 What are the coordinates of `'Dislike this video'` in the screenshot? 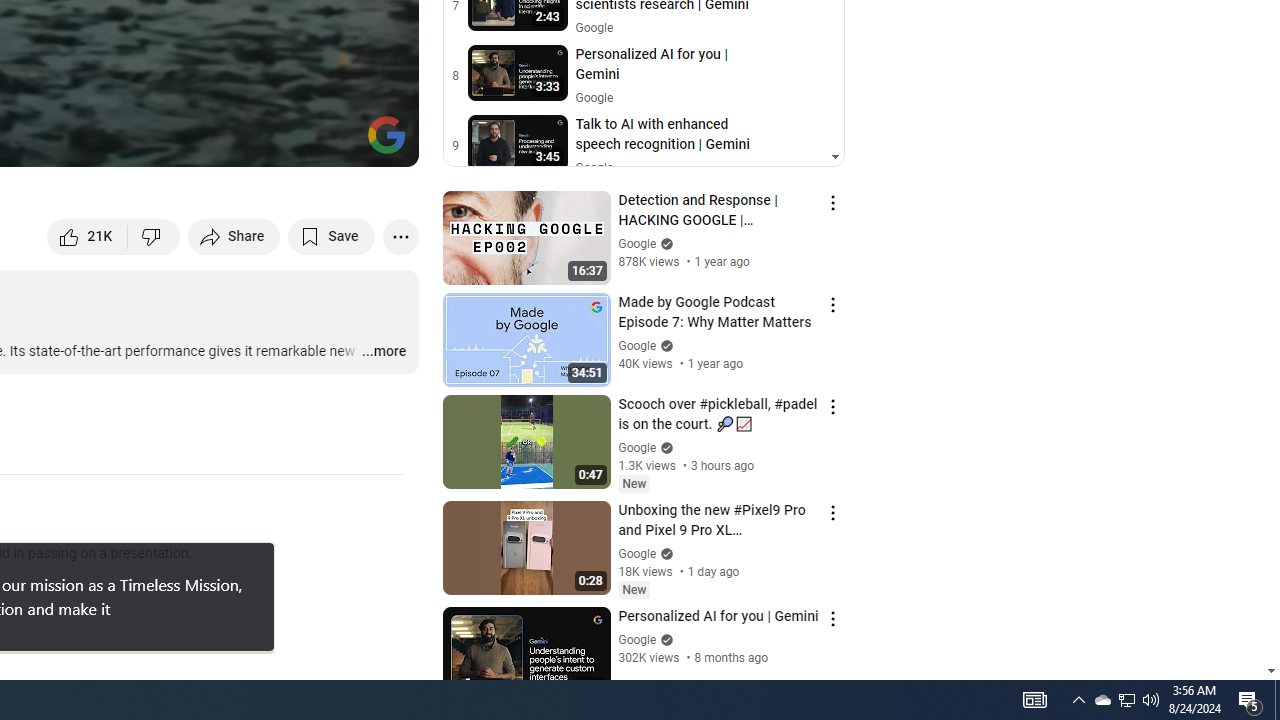 It's located at (153, 235).